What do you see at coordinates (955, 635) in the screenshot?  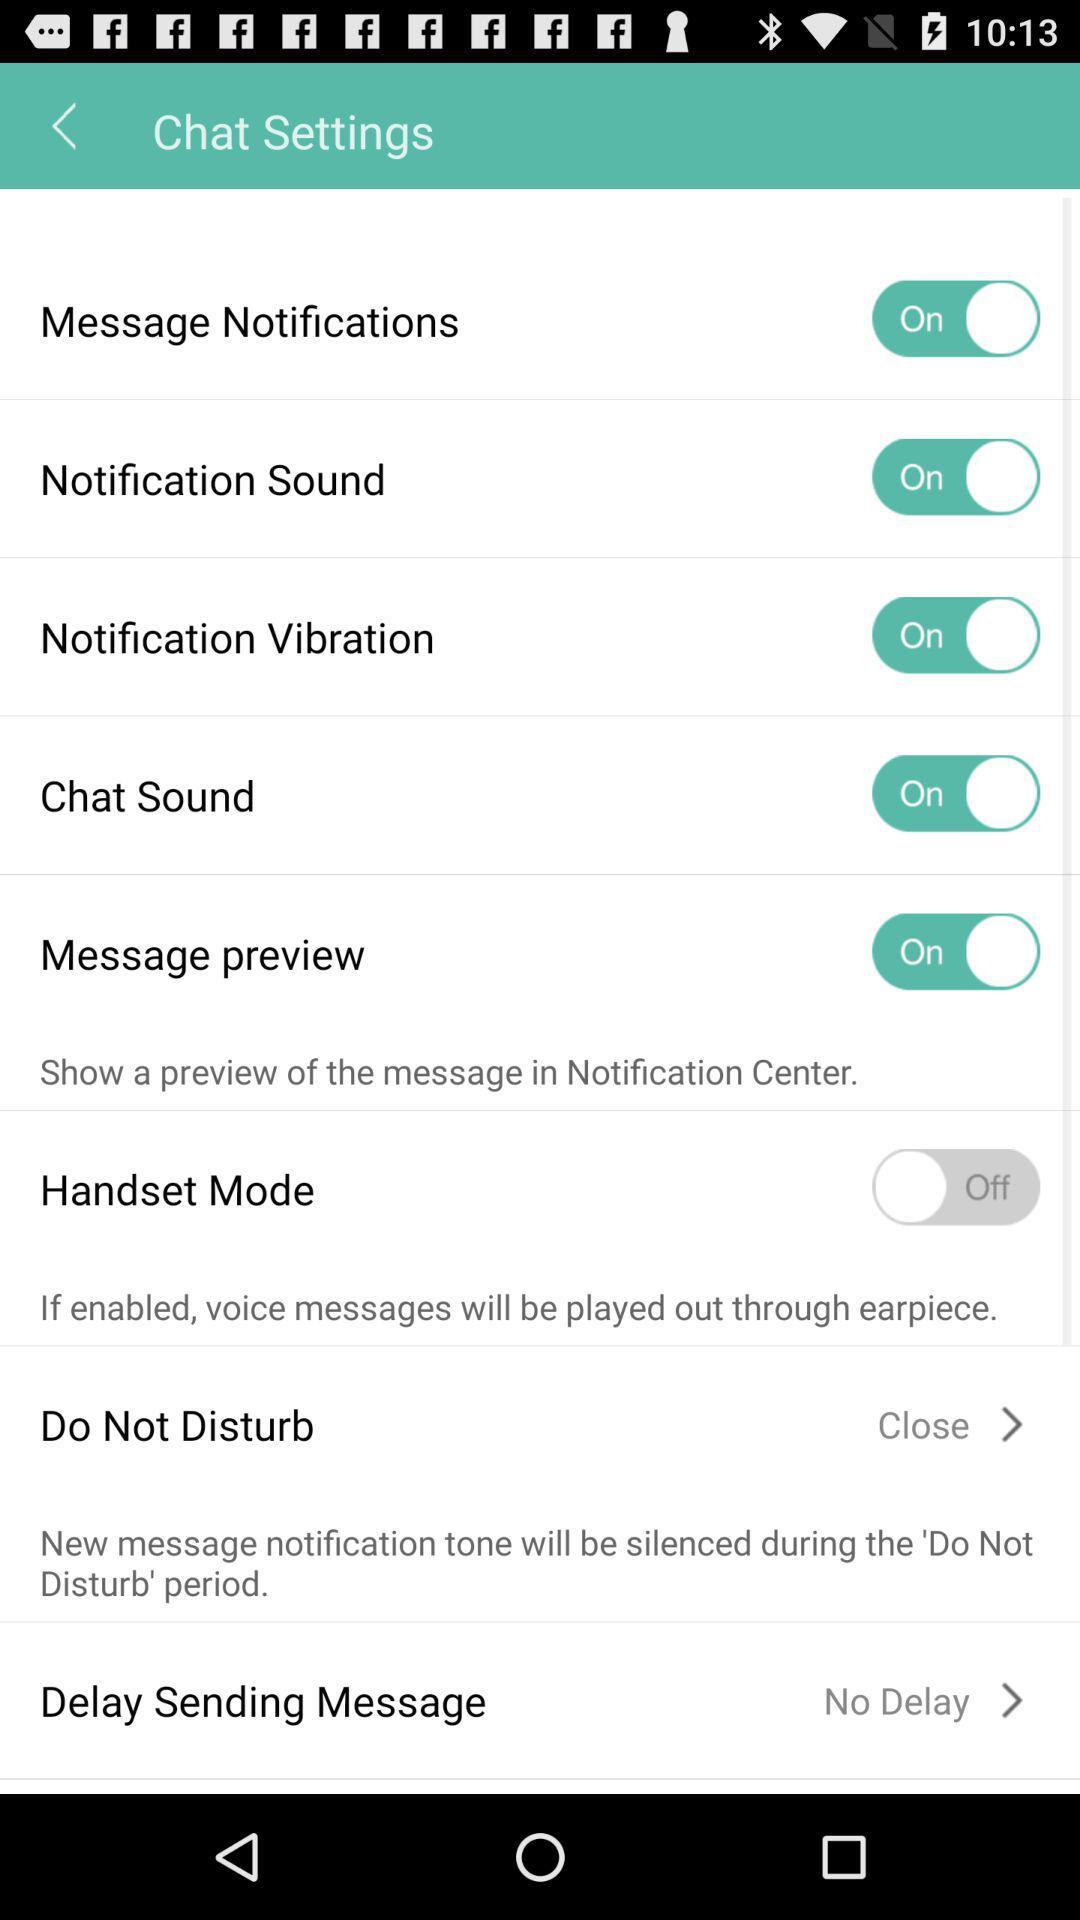 I see `the icon on right side of text notification vibration` at bounding box center [955, 635].